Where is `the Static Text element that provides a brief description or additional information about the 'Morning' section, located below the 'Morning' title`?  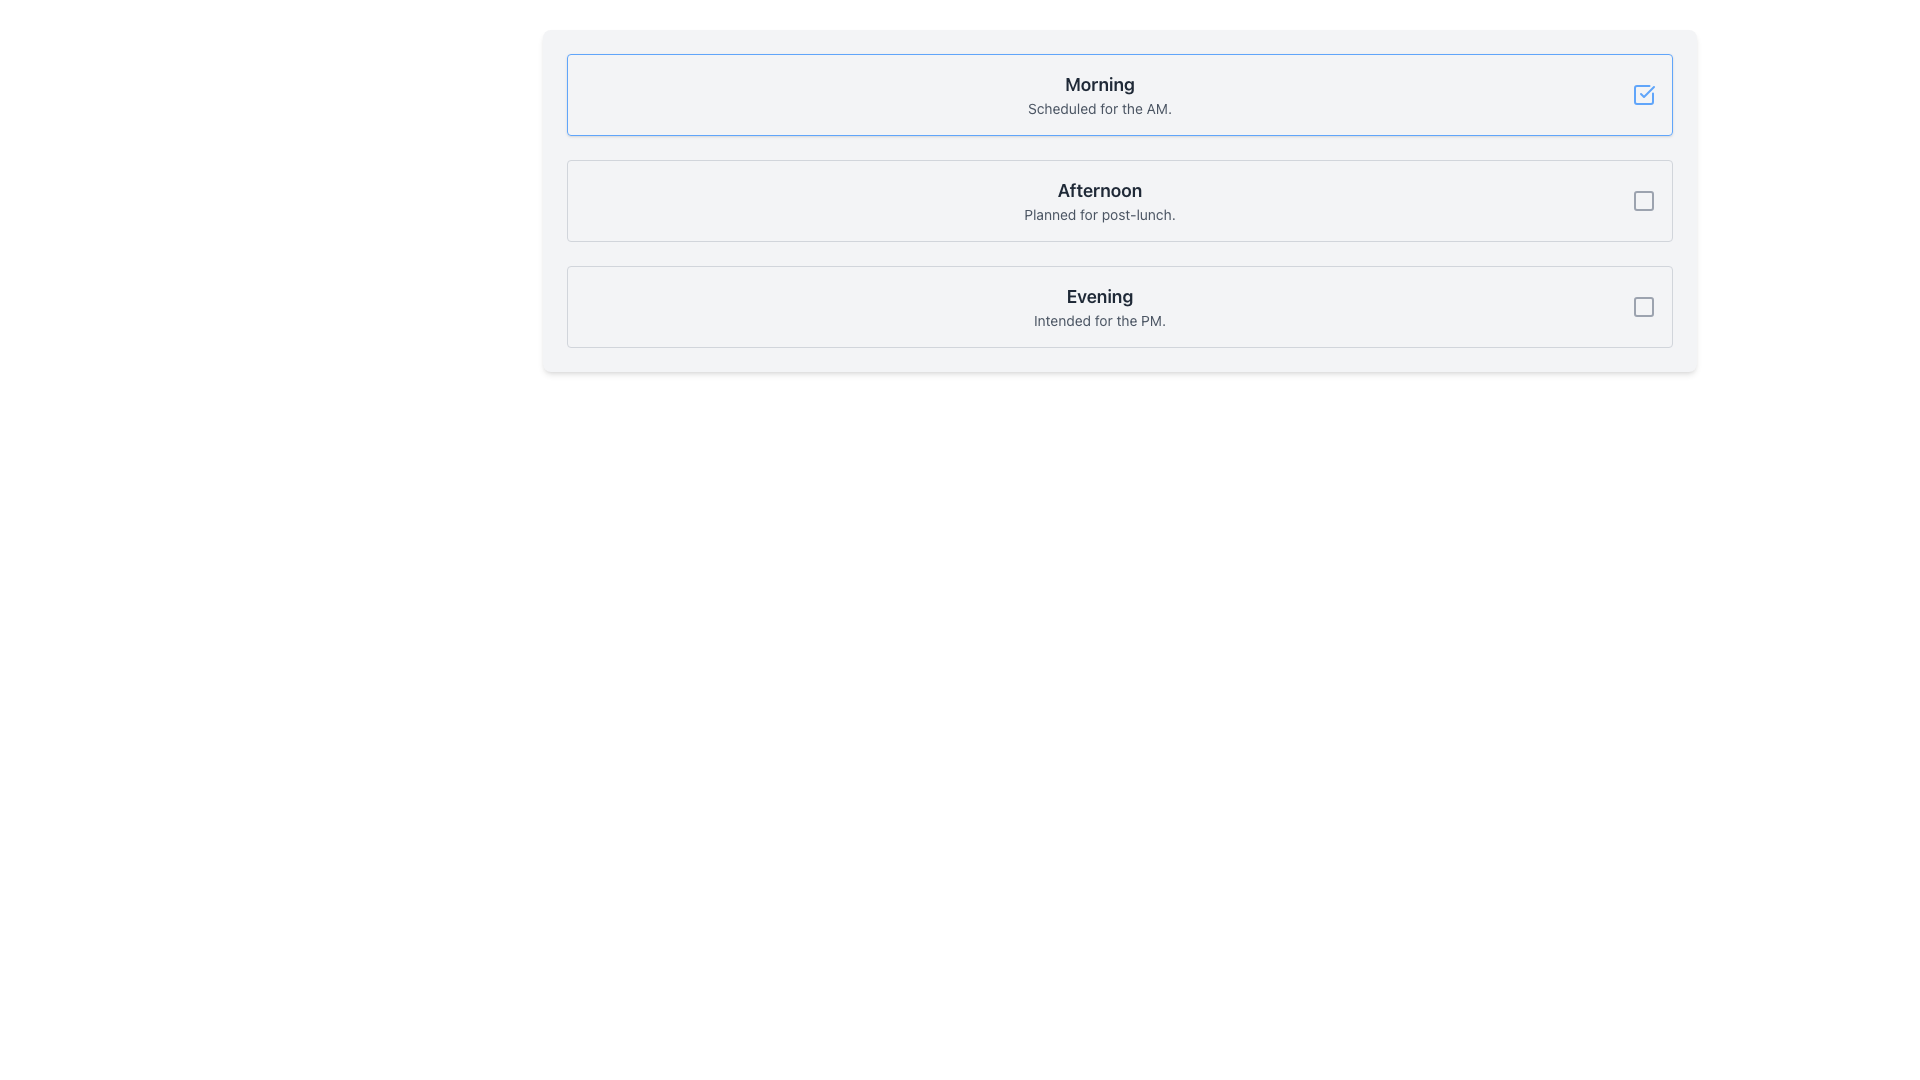
the Static Text element that provides a brief description or additional information about the 'Morning' section, located below the 'Morning' title is located at coordinates (1098, 108).